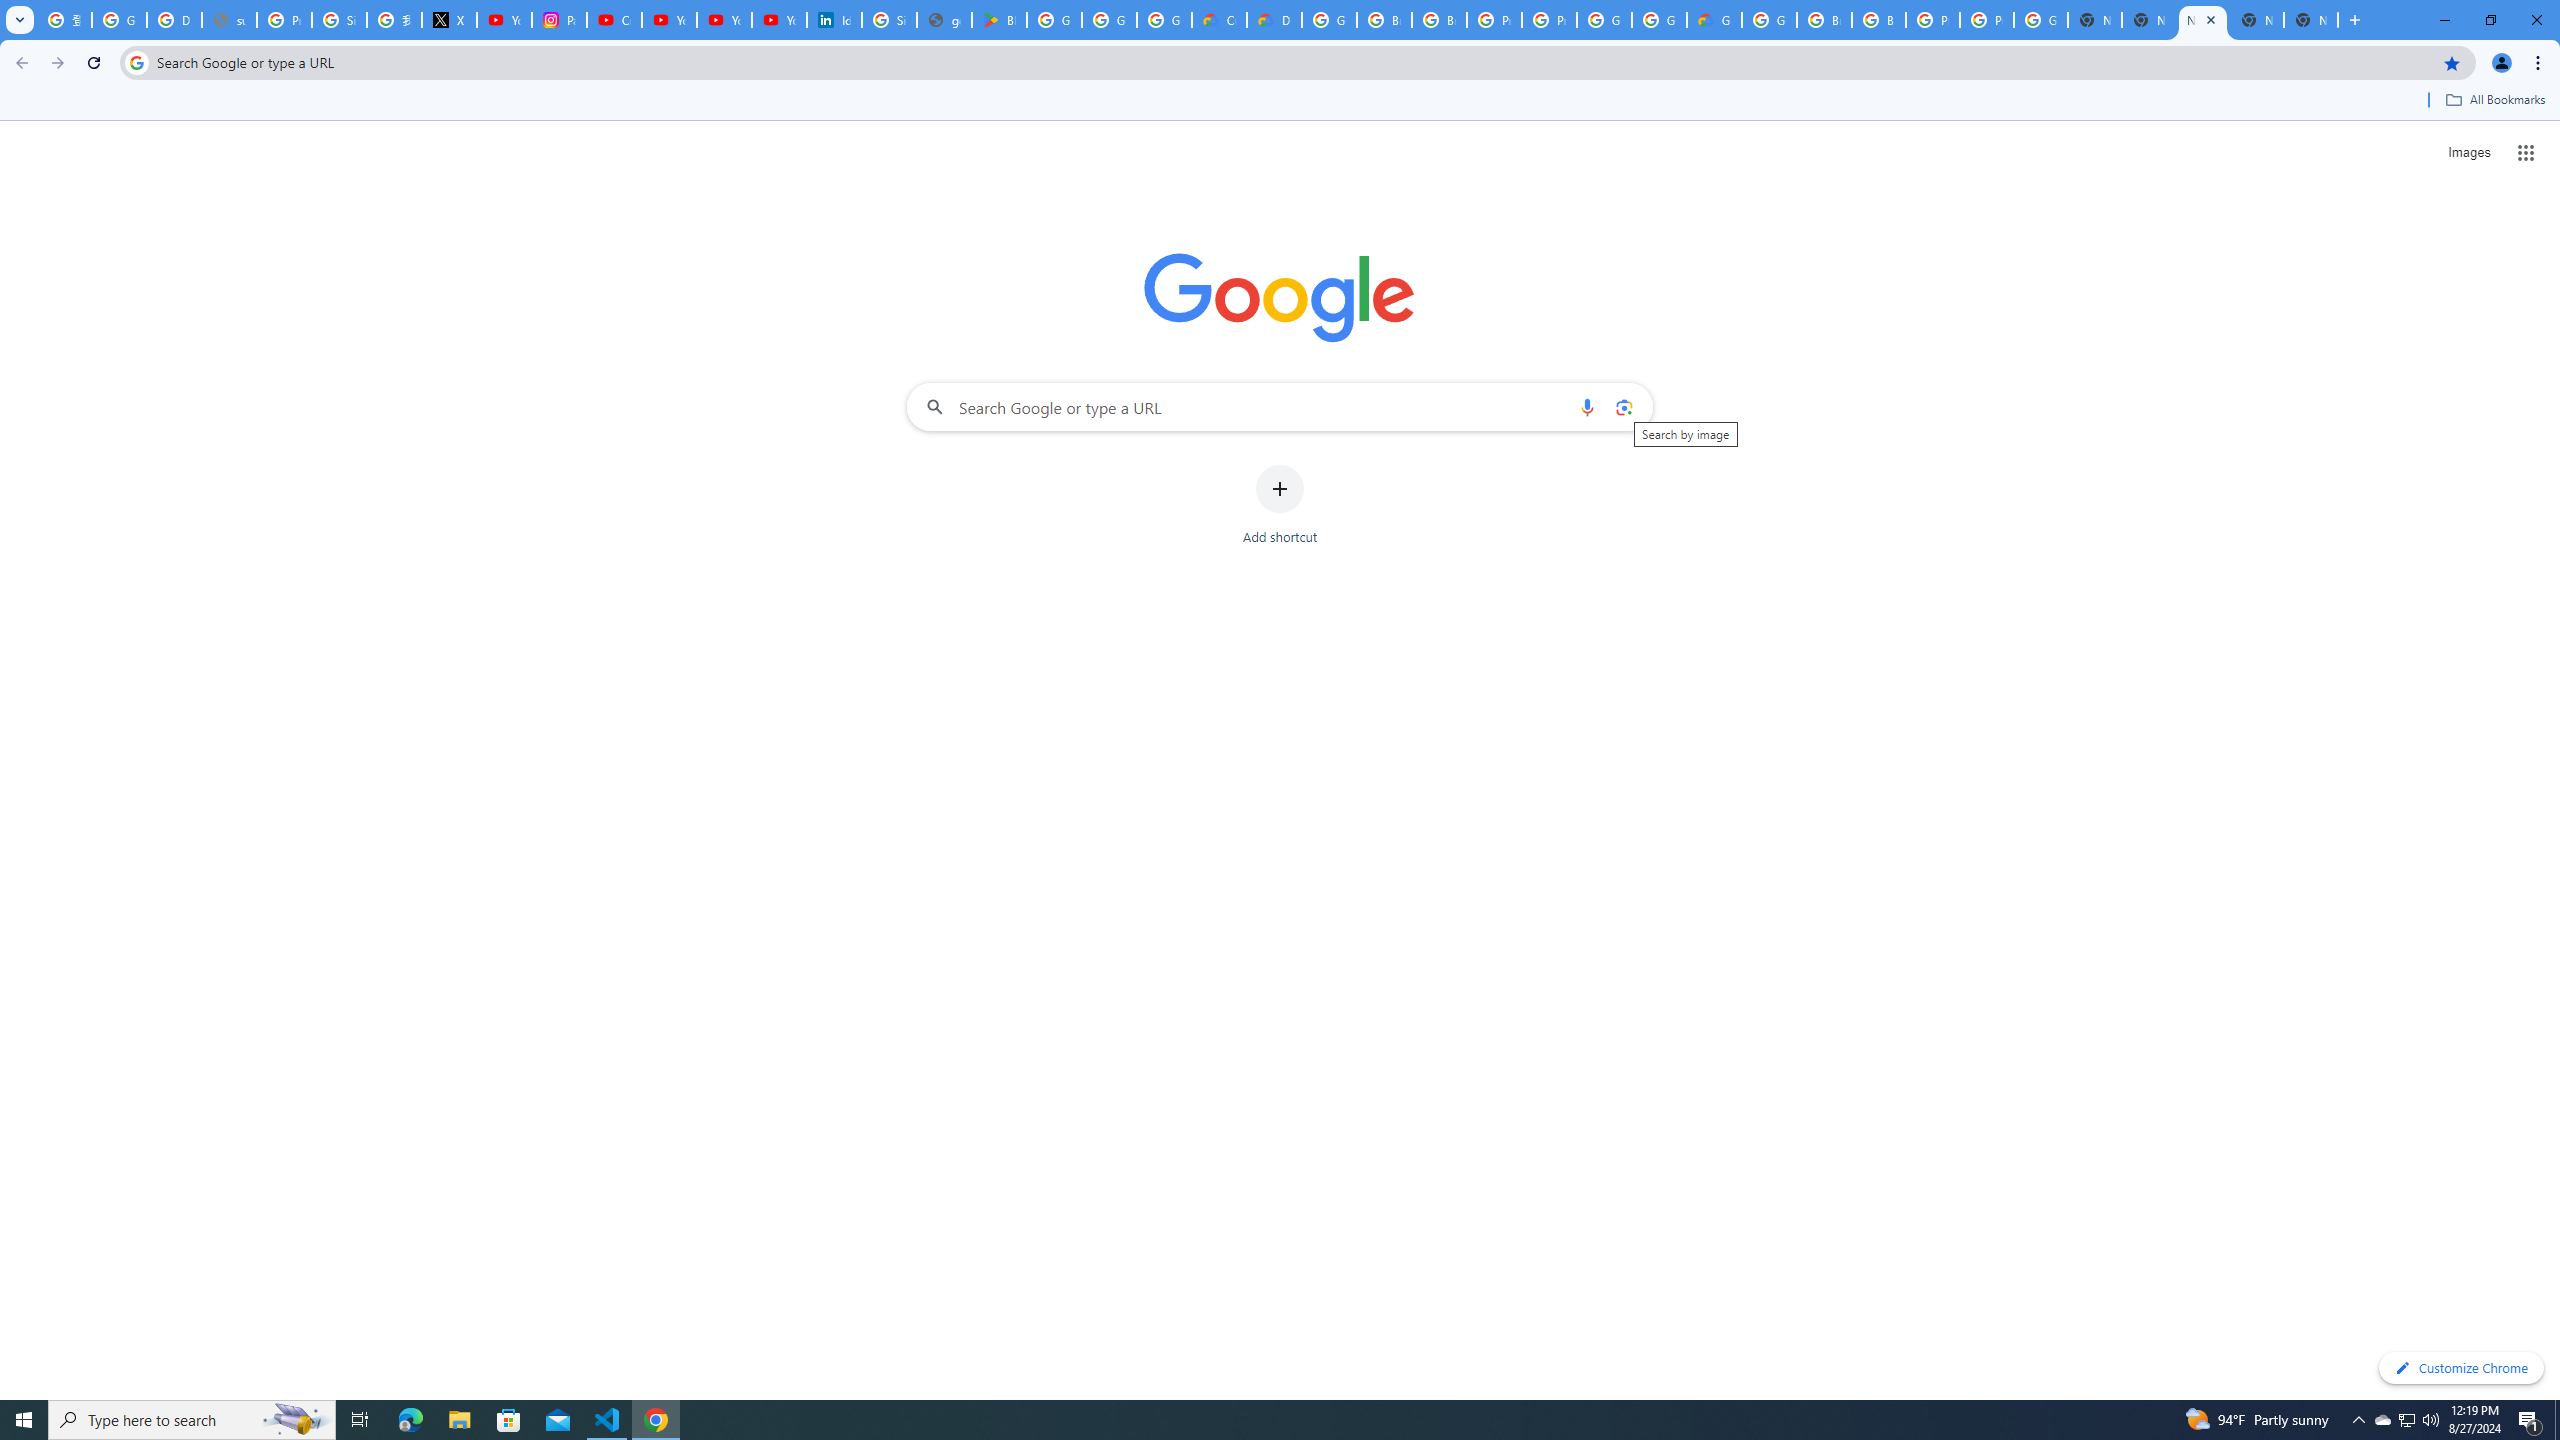  Describe the element at coordinates (1383, 19) in the screenshot. I see `'Browse Chrome as a guest - Computer - Google Chrome Help'` at that location.